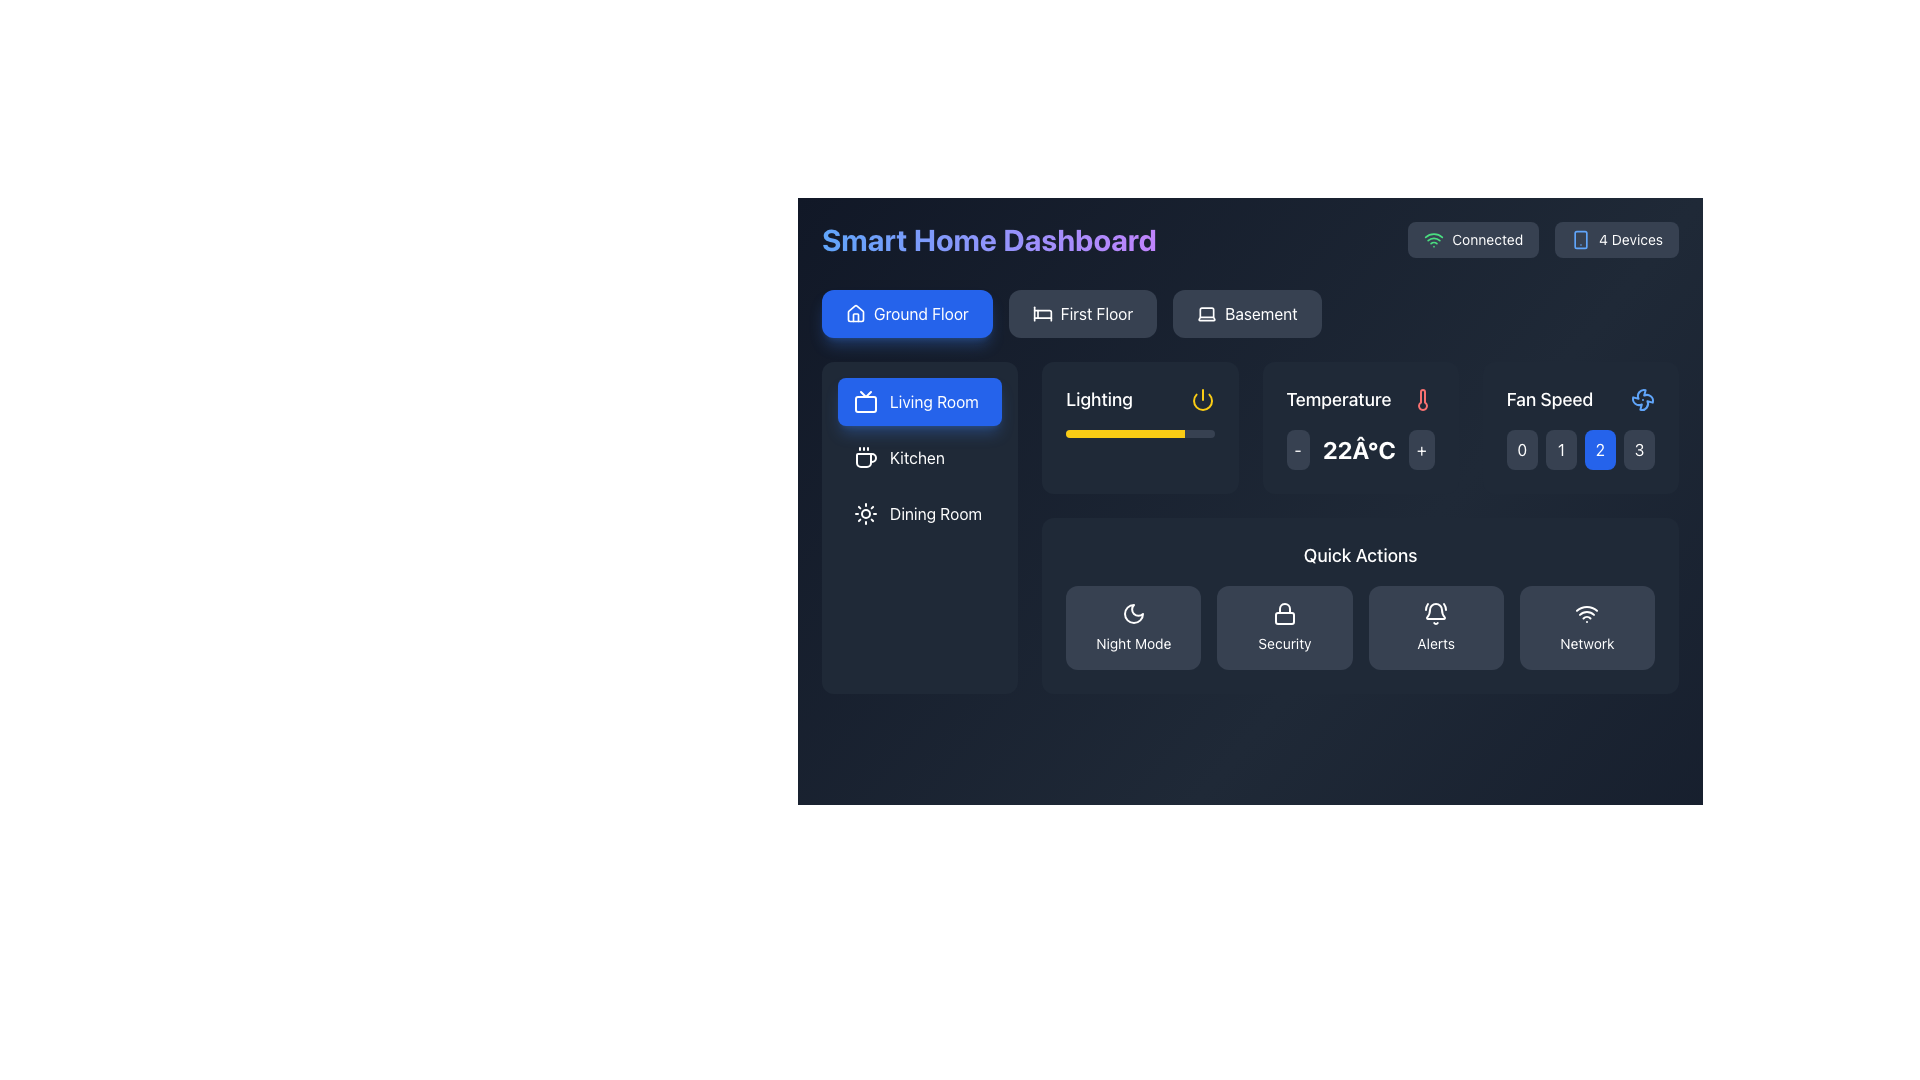 The image size is (1920, 1080). I want to click on the text label element displaying the word 'Network', which is styled with a smaller font size in white color on a dark gray background, located below a WiFi icon in the 'Quick Actions' section at the bottom right of the interface, so click(1586, 644).